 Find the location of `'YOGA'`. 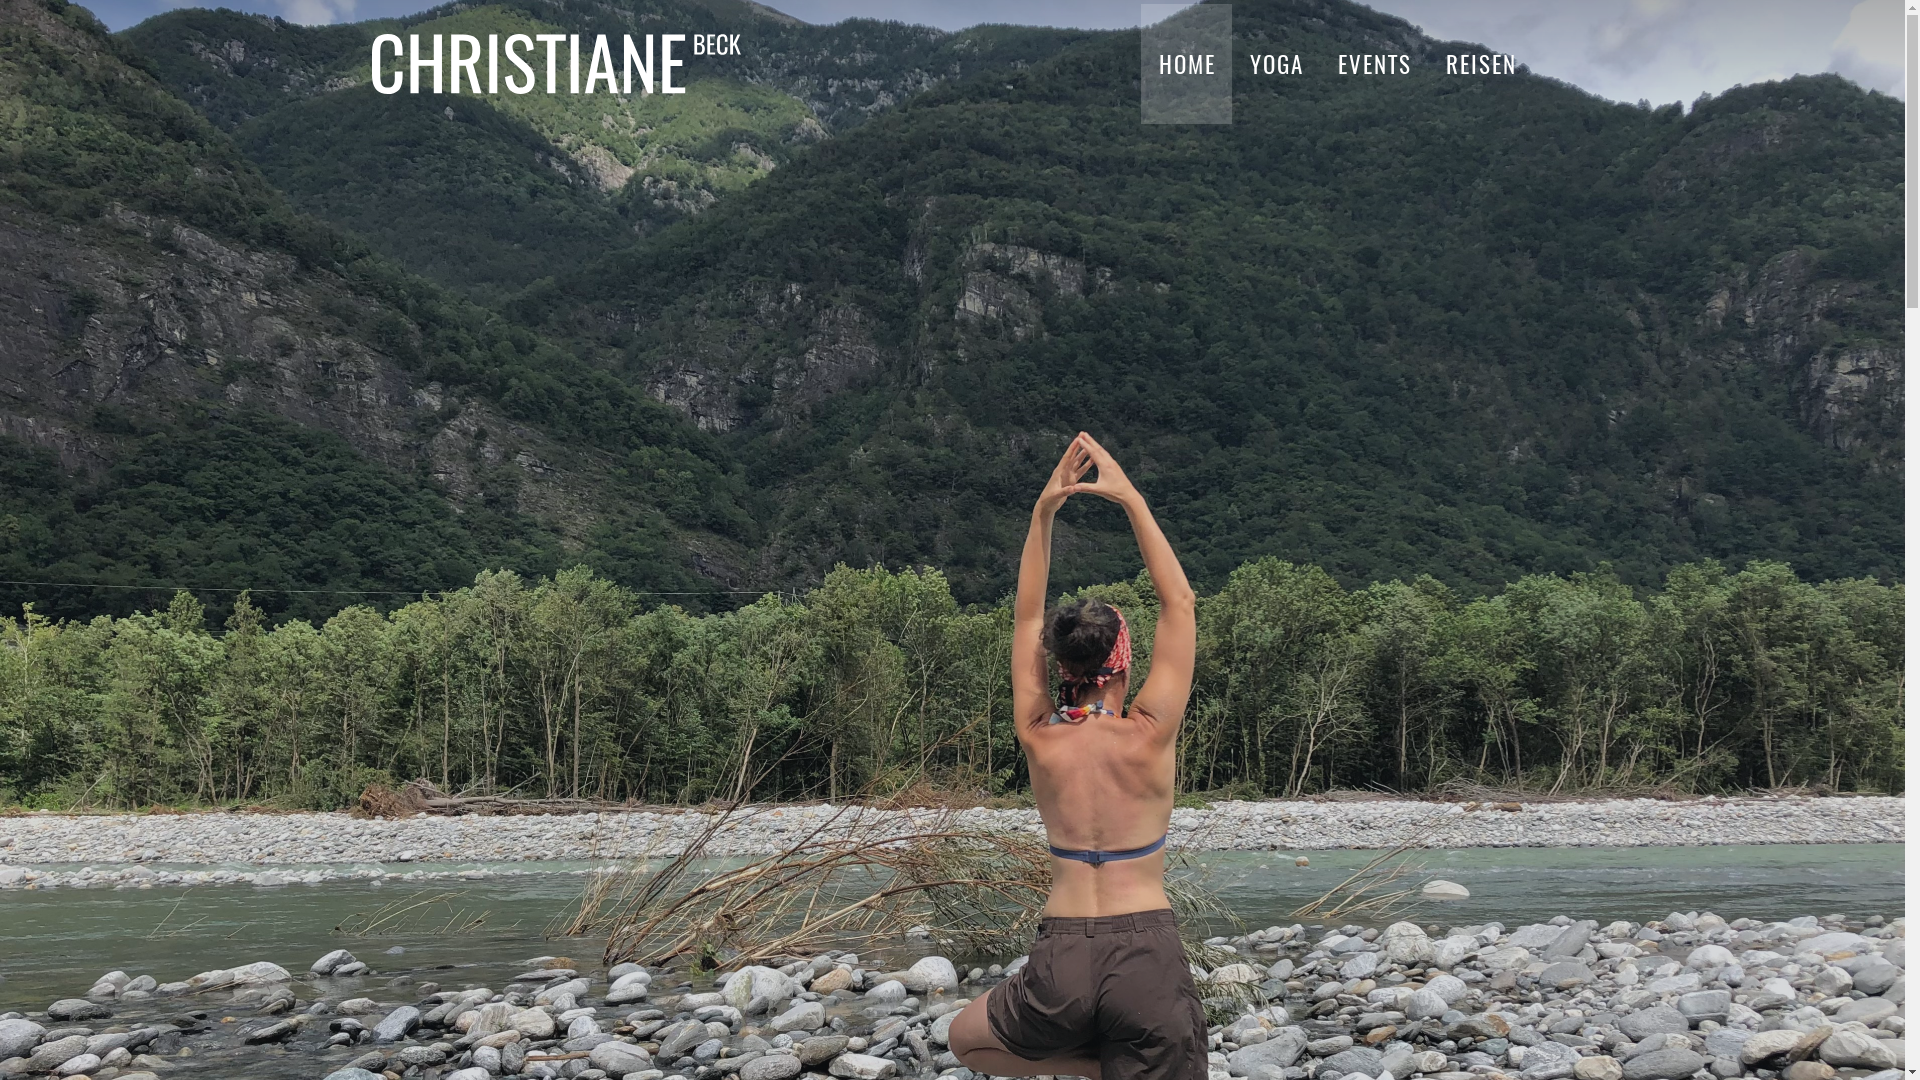

'YOGA' is located at coordinates (1275, 63).